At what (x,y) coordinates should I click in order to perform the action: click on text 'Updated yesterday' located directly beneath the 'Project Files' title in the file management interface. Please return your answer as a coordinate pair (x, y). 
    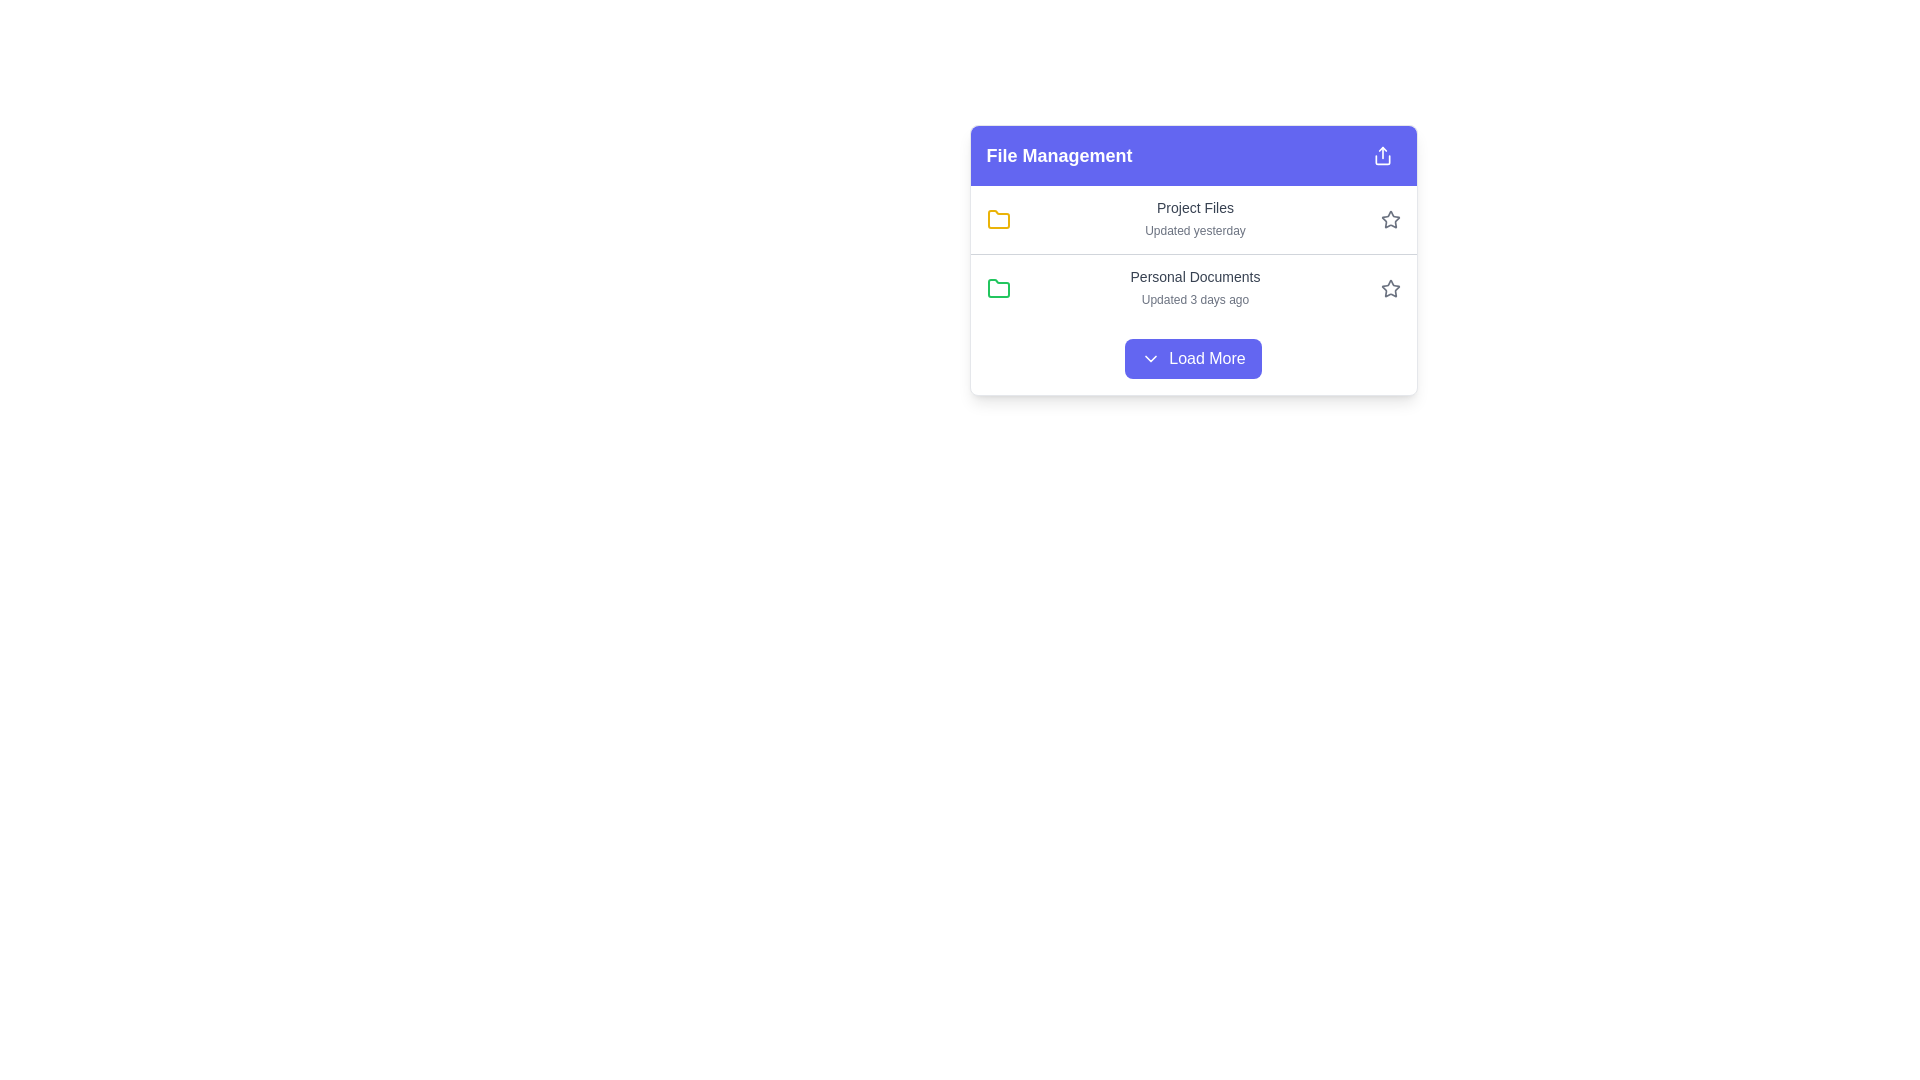
    Looking at the image, I should click on (1195, 230).